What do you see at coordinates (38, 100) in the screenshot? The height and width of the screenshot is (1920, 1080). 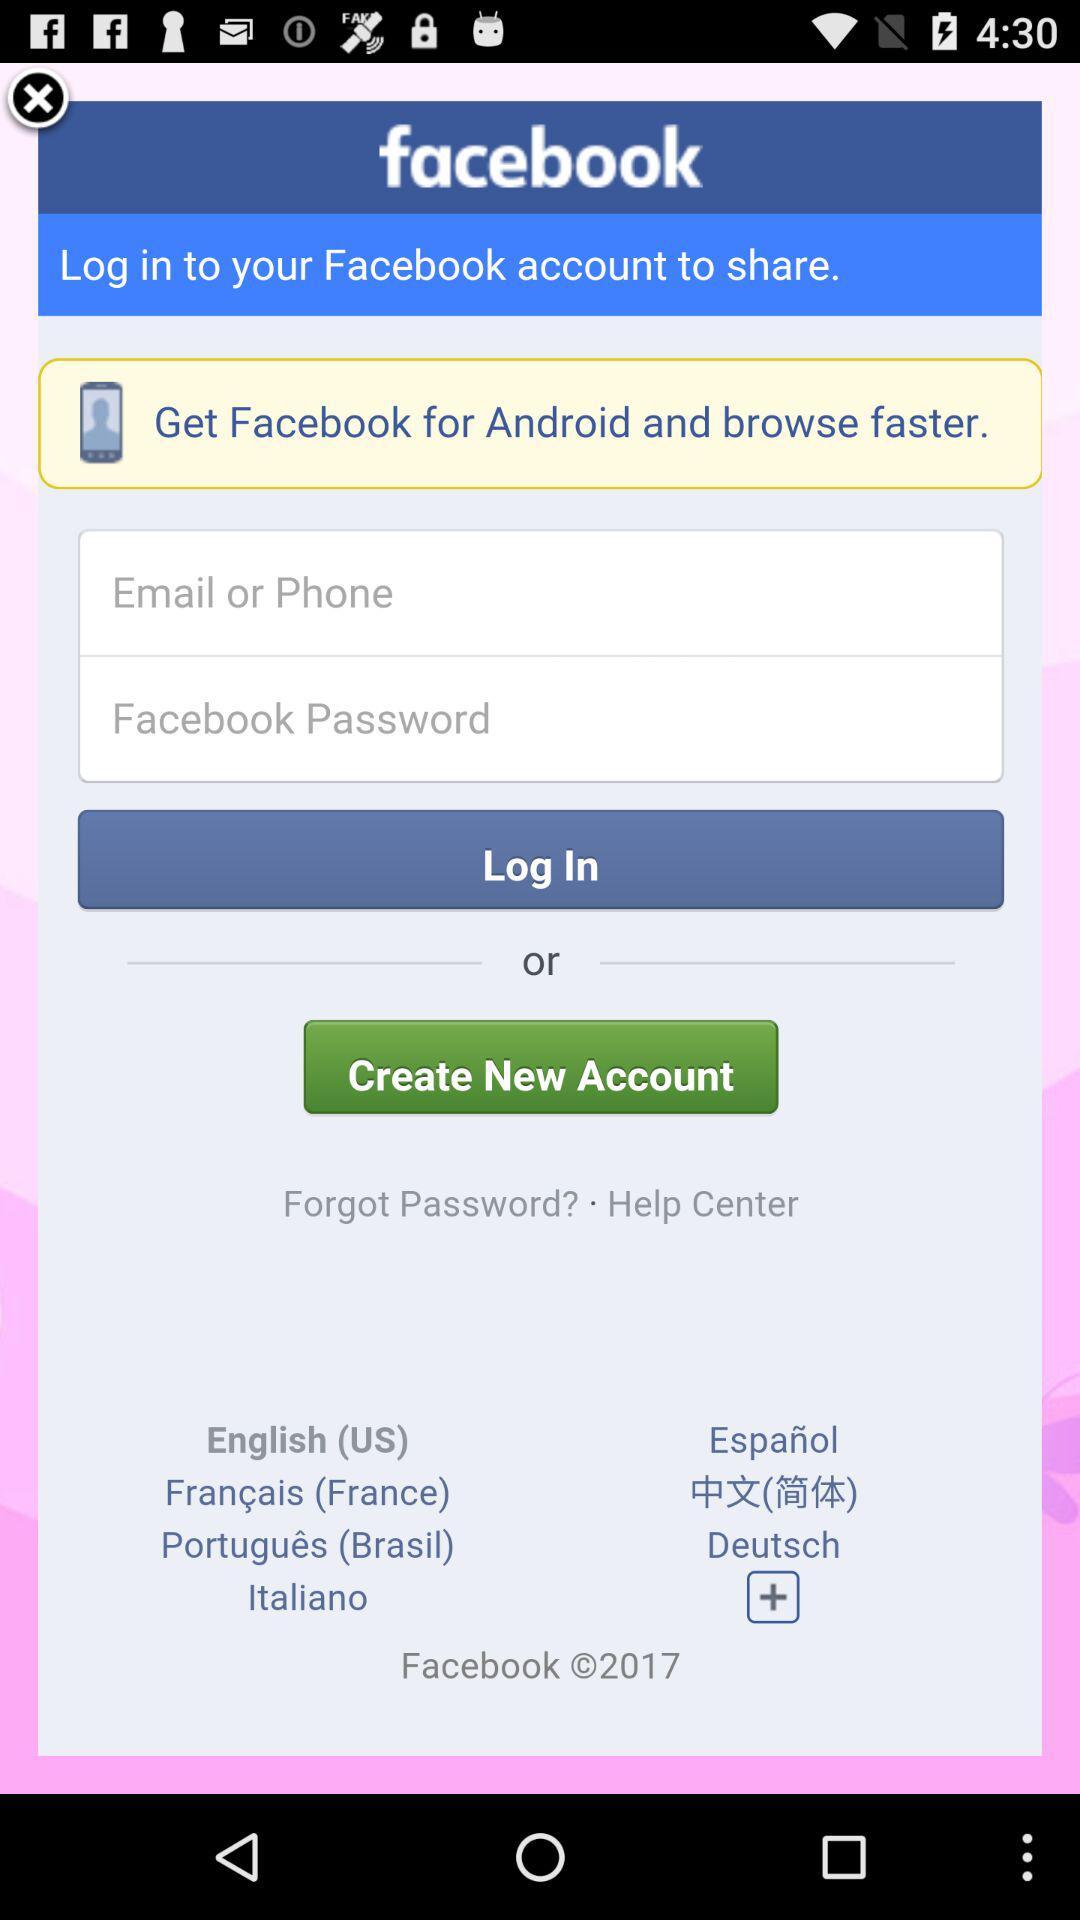 I see `to close` at bounding box center [38, 100].